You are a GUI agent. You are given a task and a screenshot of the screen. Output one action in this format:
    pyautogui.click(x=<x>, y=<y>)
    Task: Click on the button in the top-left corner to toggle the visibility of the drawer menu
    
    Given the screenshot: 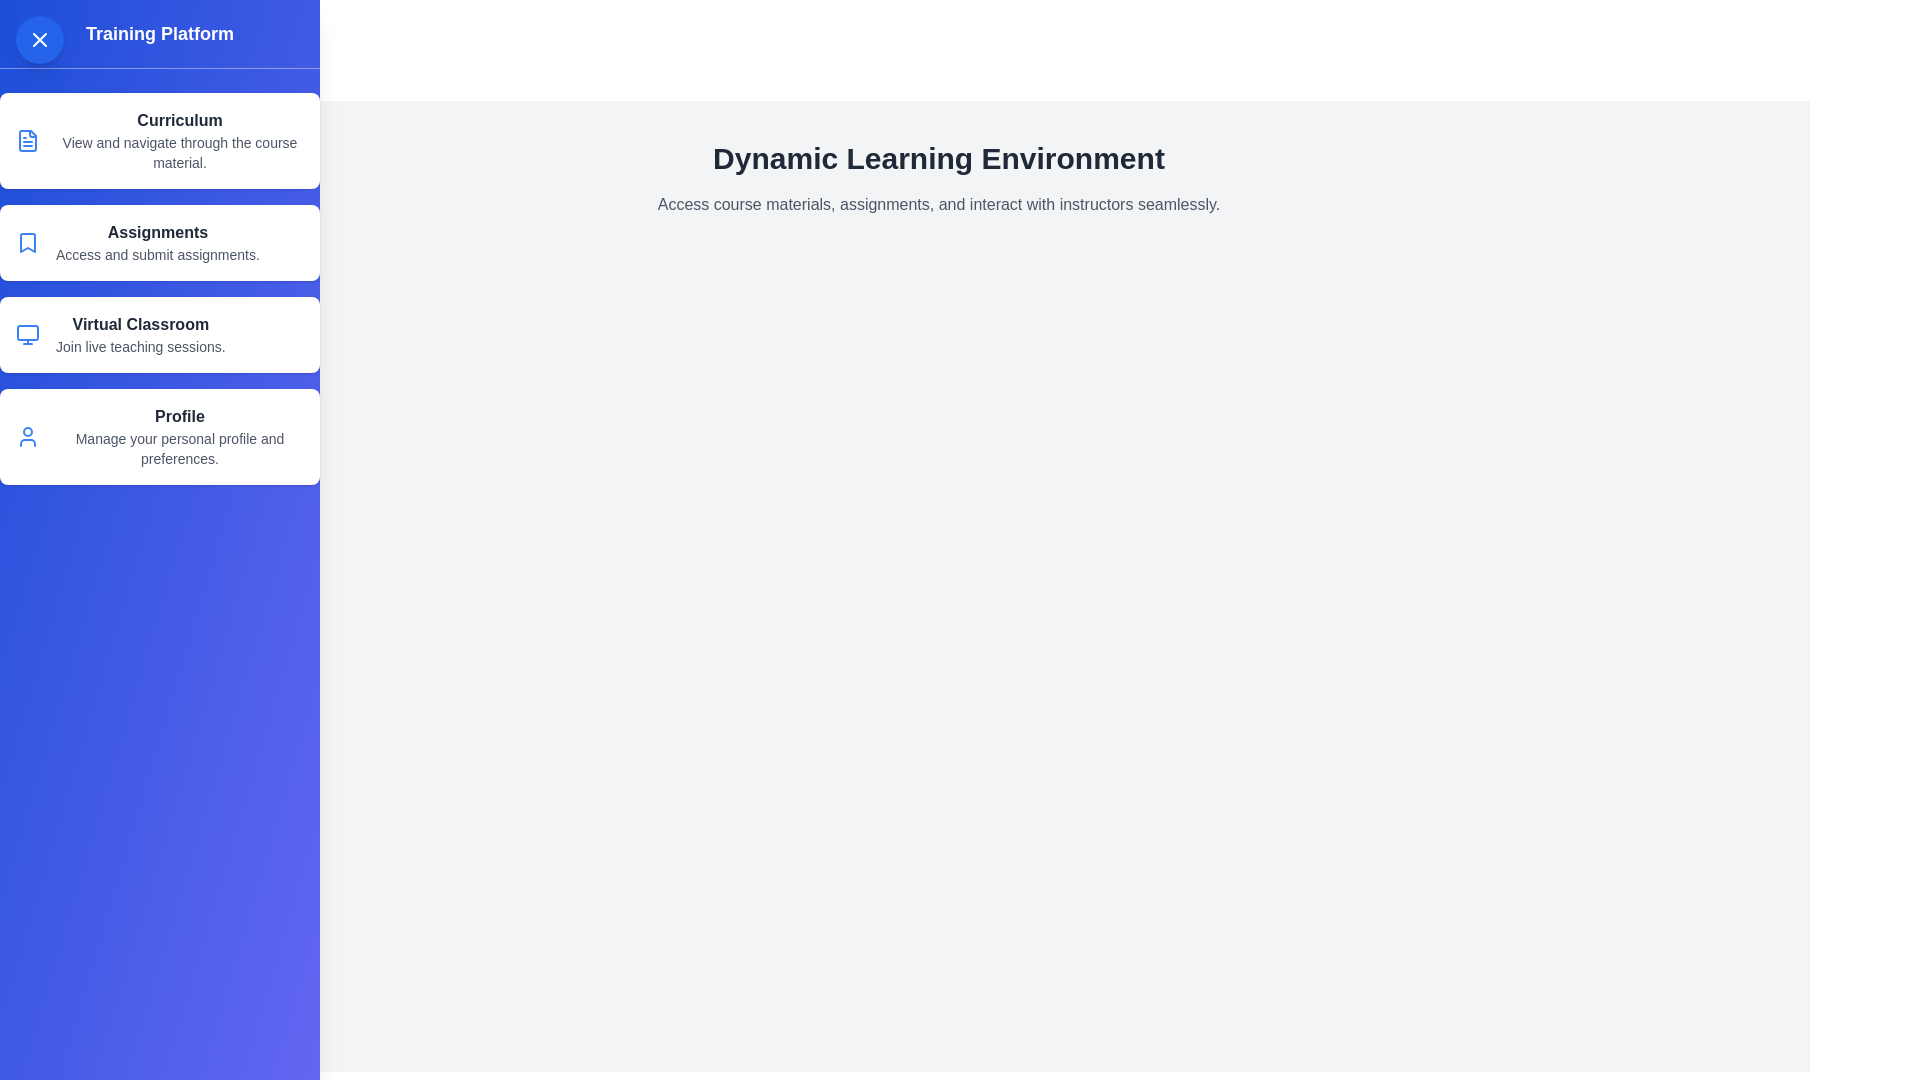 What is the action you would take?
    pyautogui.click(x=39, y=39)
    